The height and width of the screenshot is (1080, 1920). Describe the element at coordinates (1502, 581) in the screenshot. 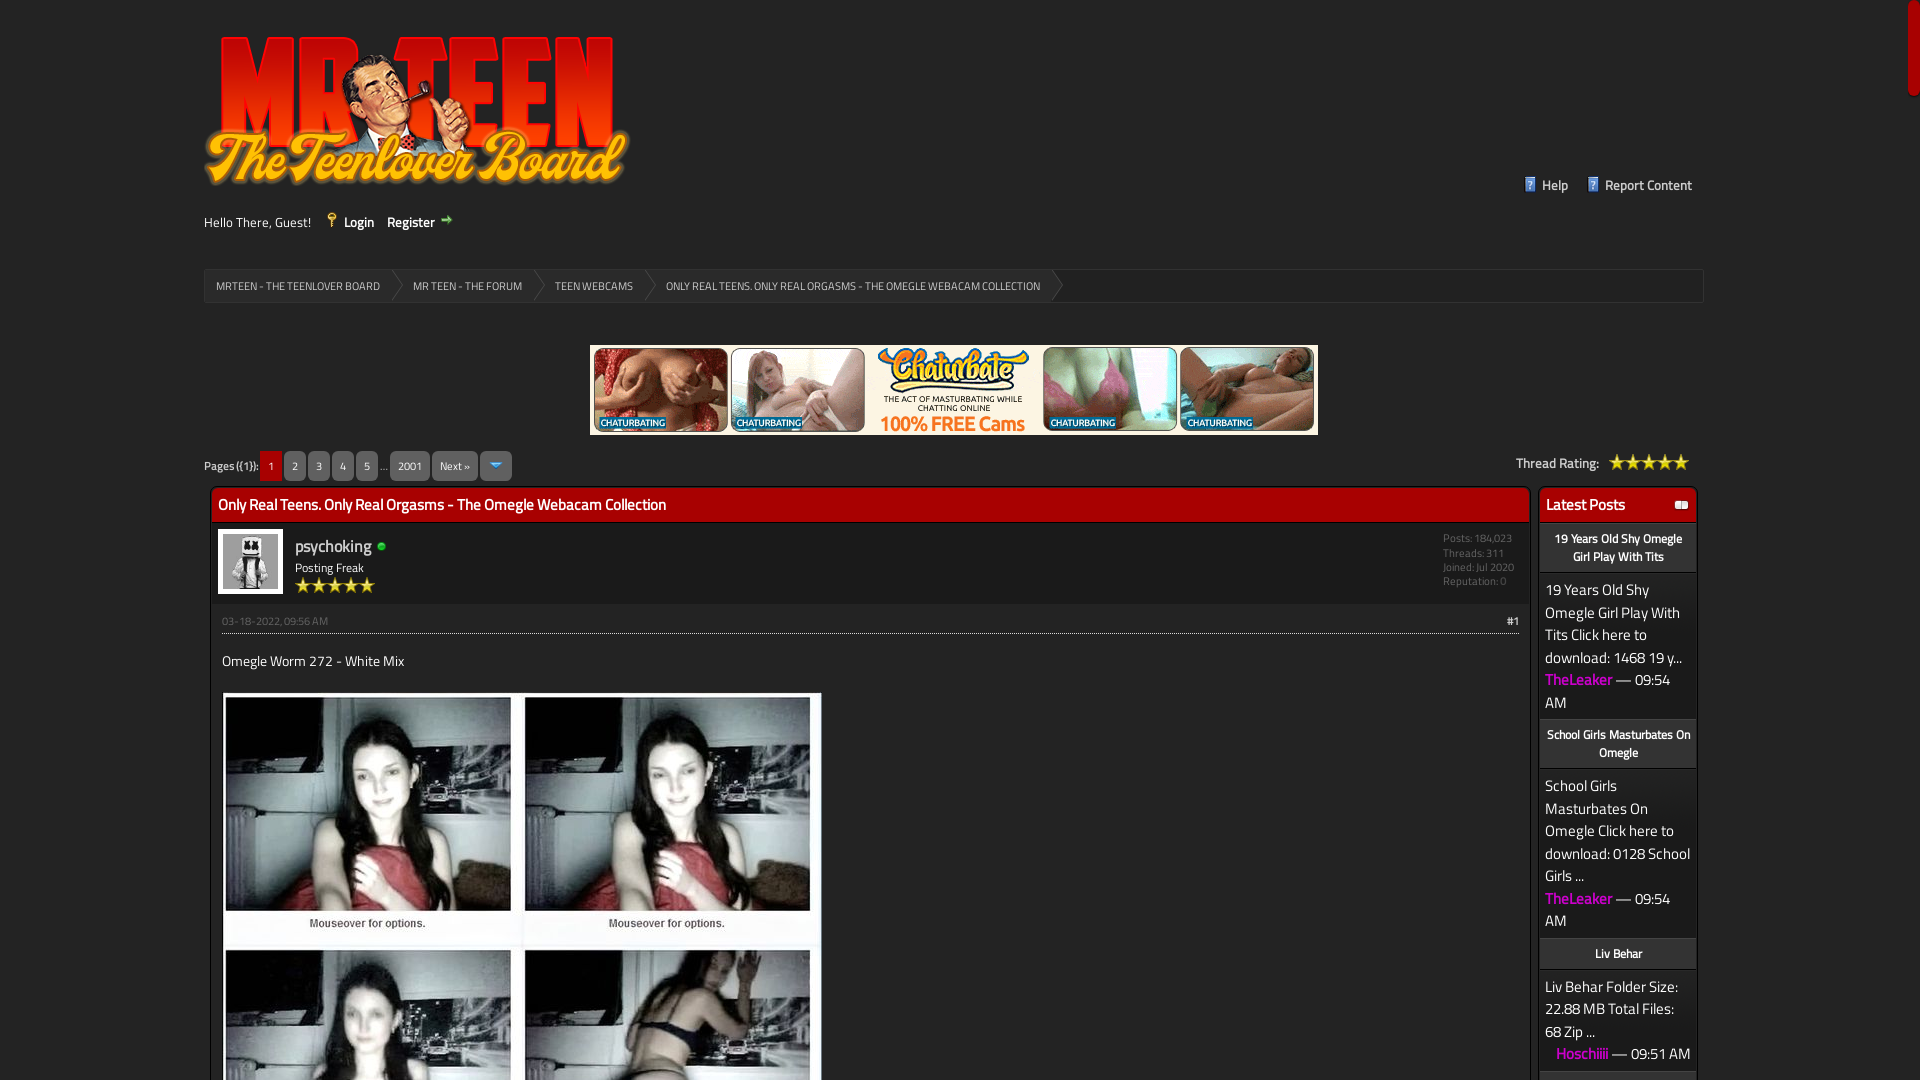

I see `'0'` at that location.